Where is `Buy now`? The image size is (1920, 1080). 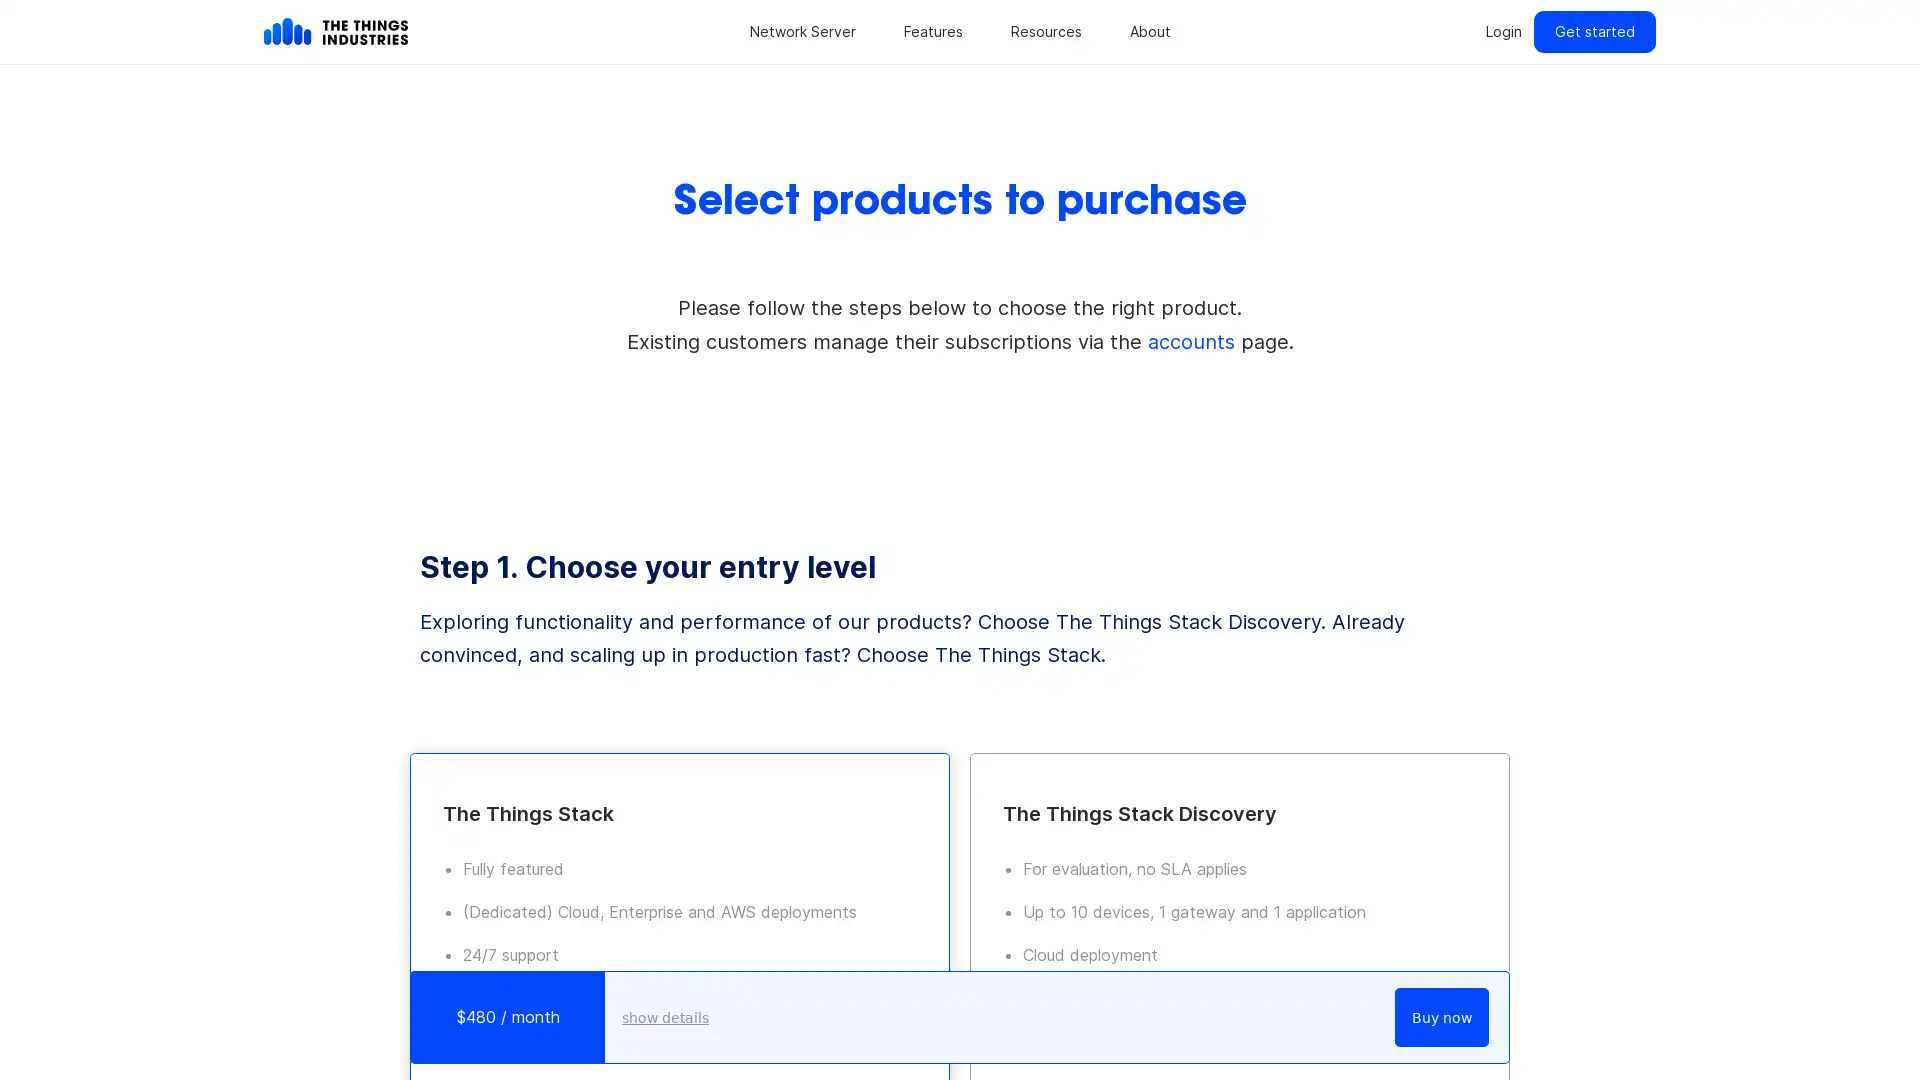 Buy now is located at coordinates (1441, 1017).